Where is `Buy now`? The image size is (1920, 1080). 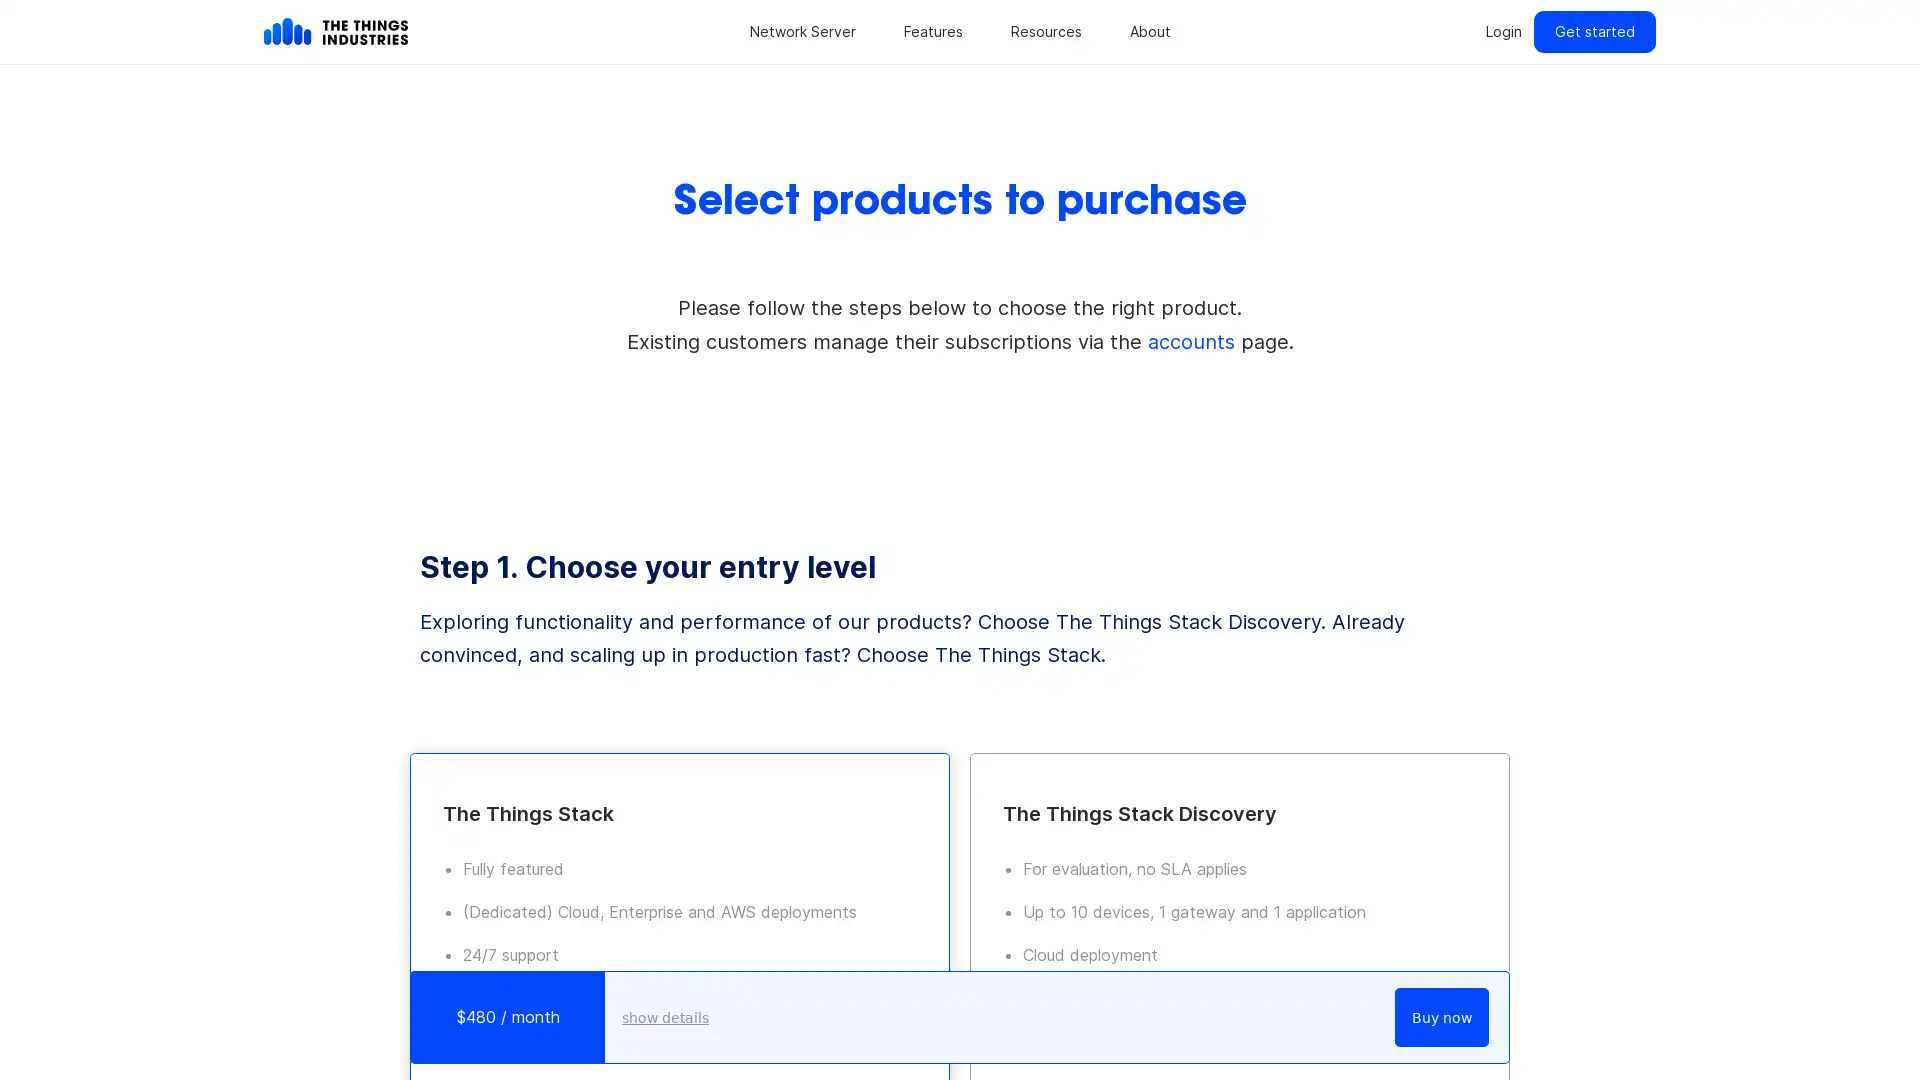 Buy now is located at coordinates (1441, 1017).